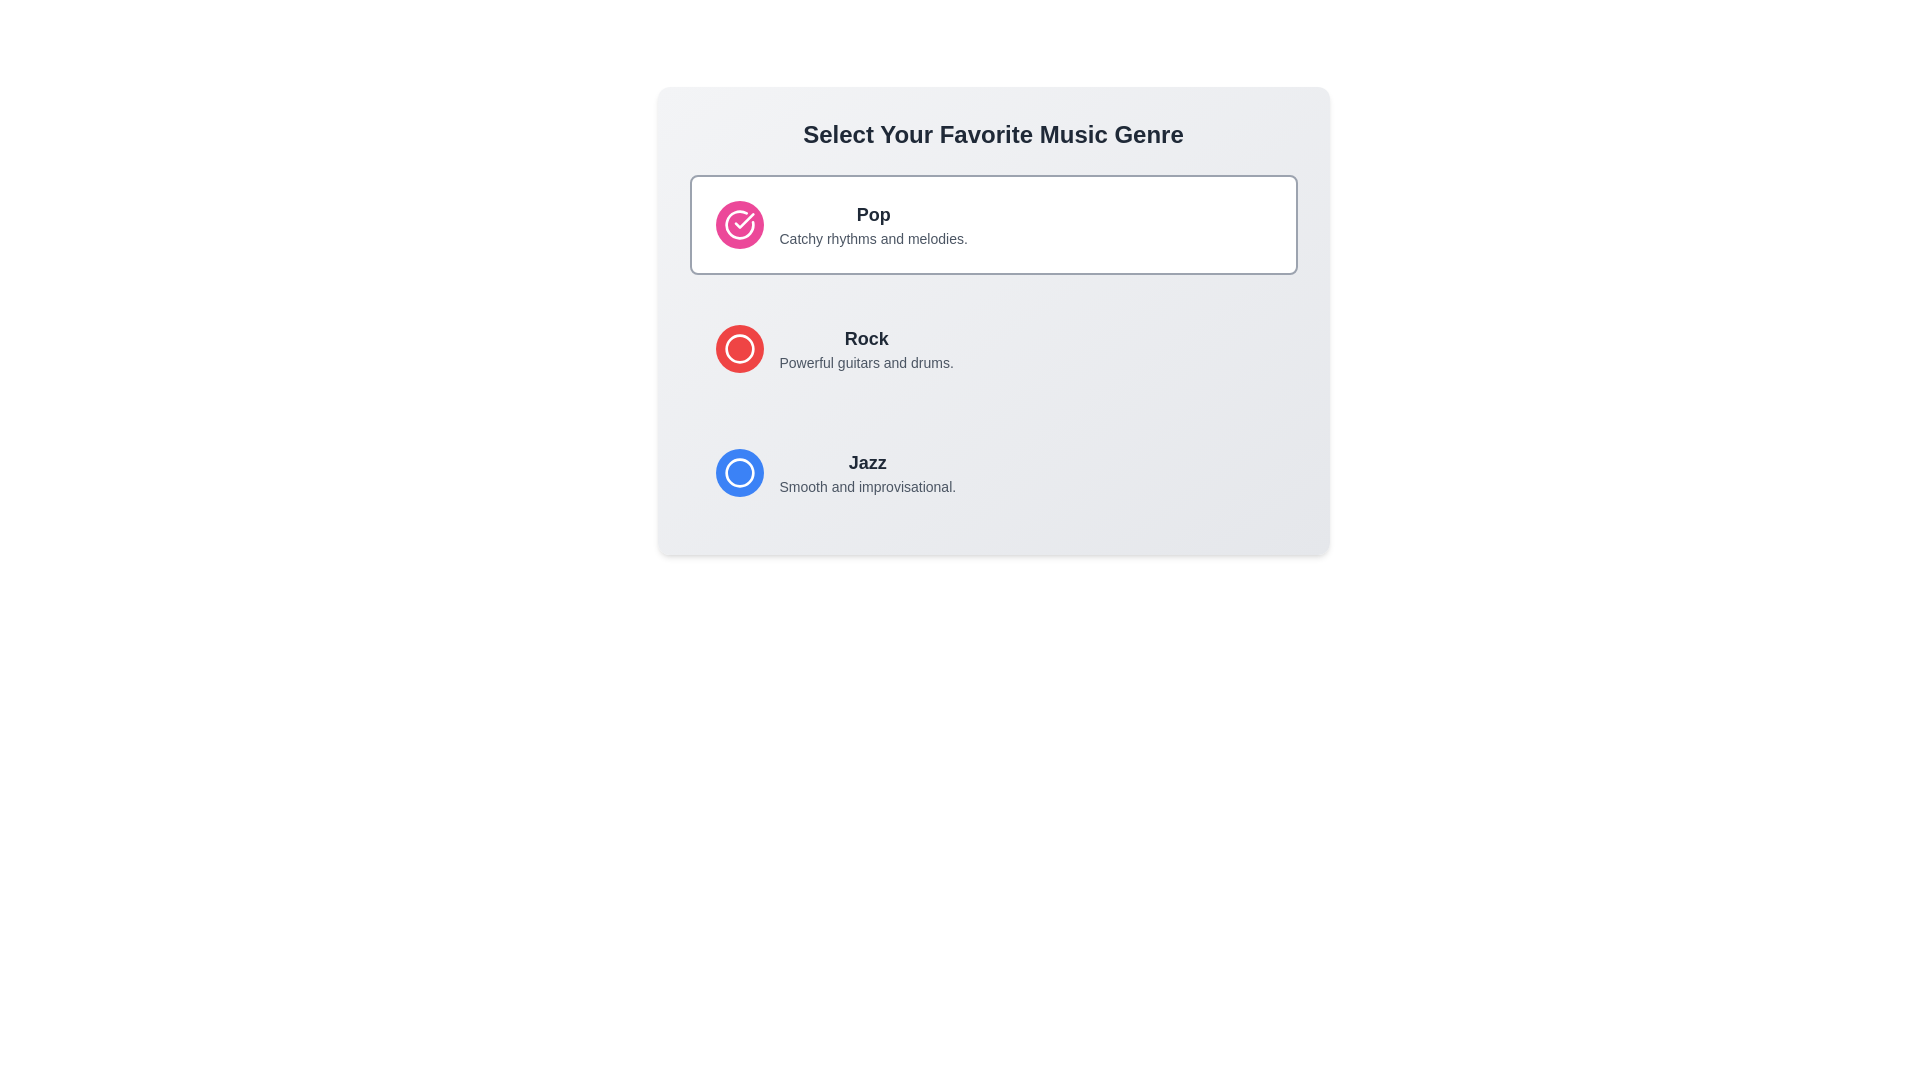  Describe the element at coordinates (867, 462) in the screenshot. I see `text label for the music genre option 'Jazz', which is located in the third position of a vertically stacked list of music genres` at that location.